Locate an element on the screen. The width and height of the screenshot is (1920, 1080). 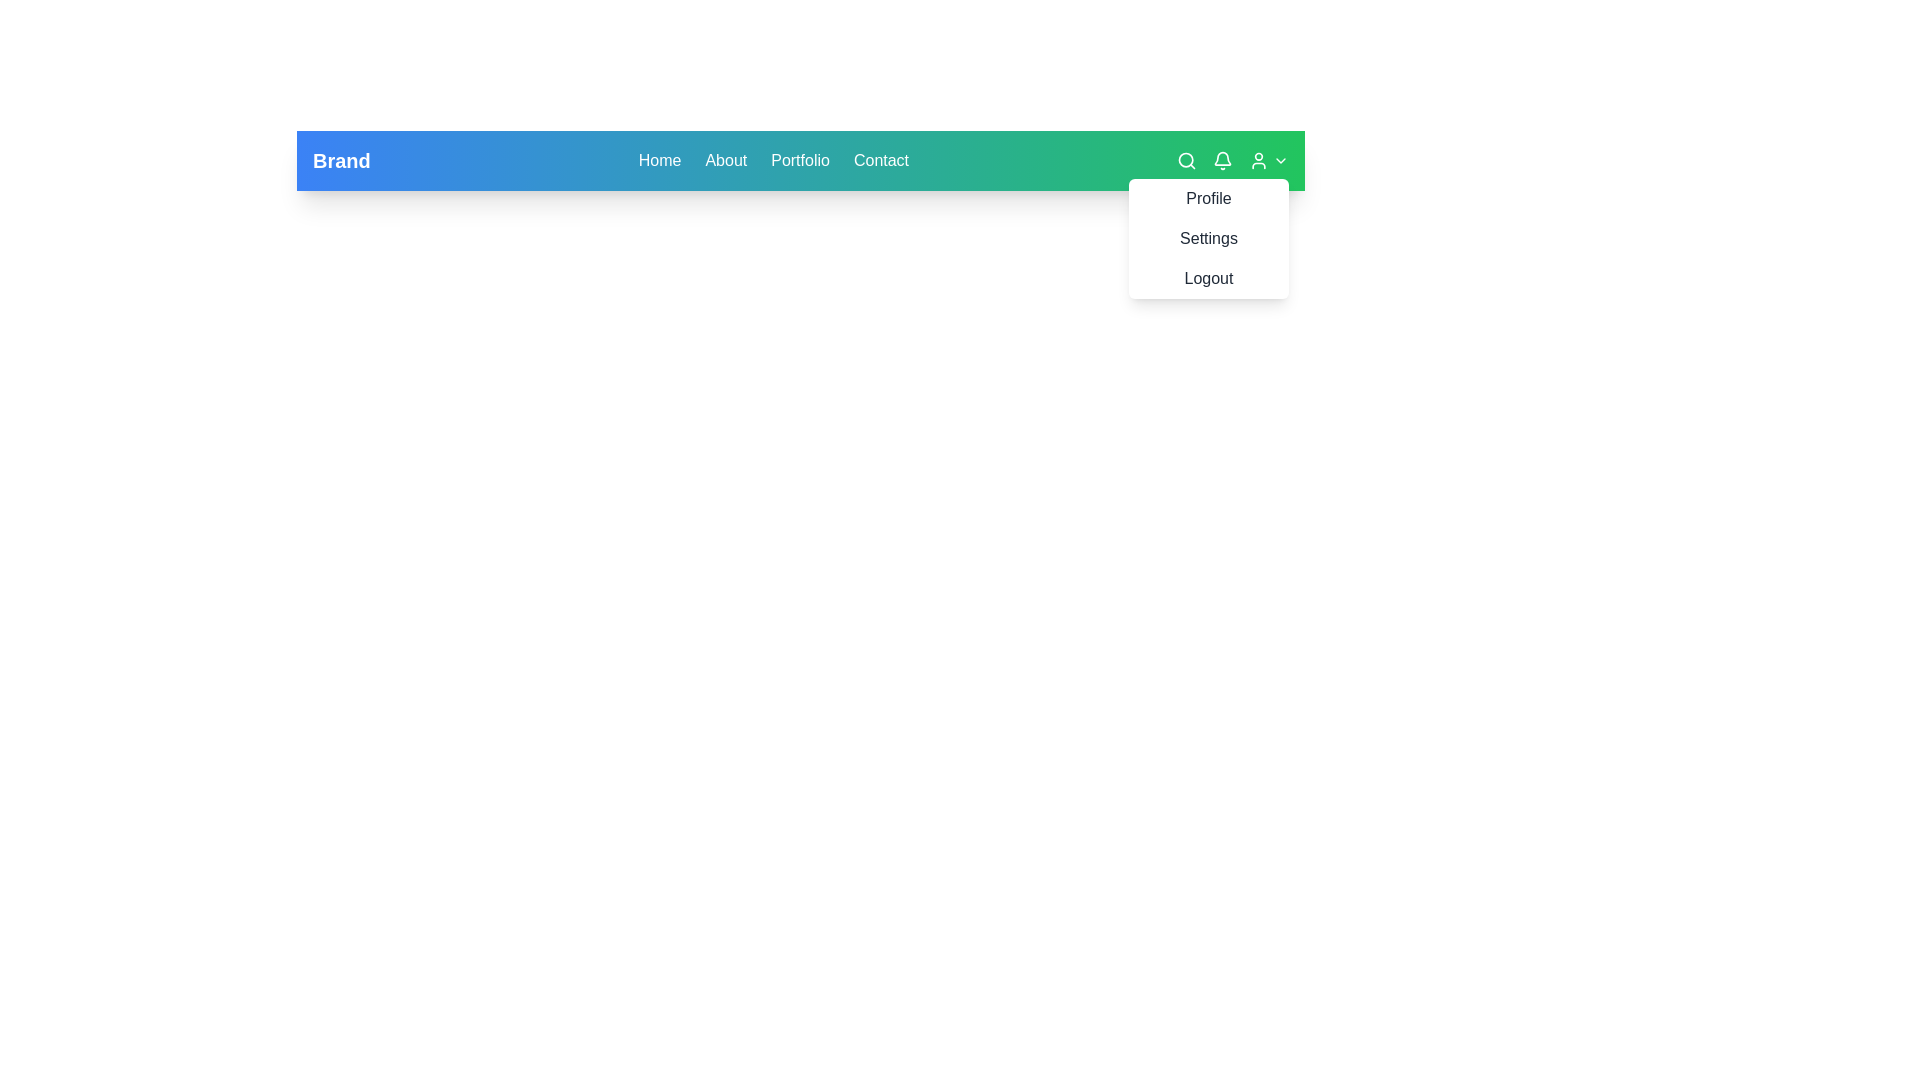
the 'Contact' hyperlink in the top-right navigation to underline it is located at coordinates (880, 160).